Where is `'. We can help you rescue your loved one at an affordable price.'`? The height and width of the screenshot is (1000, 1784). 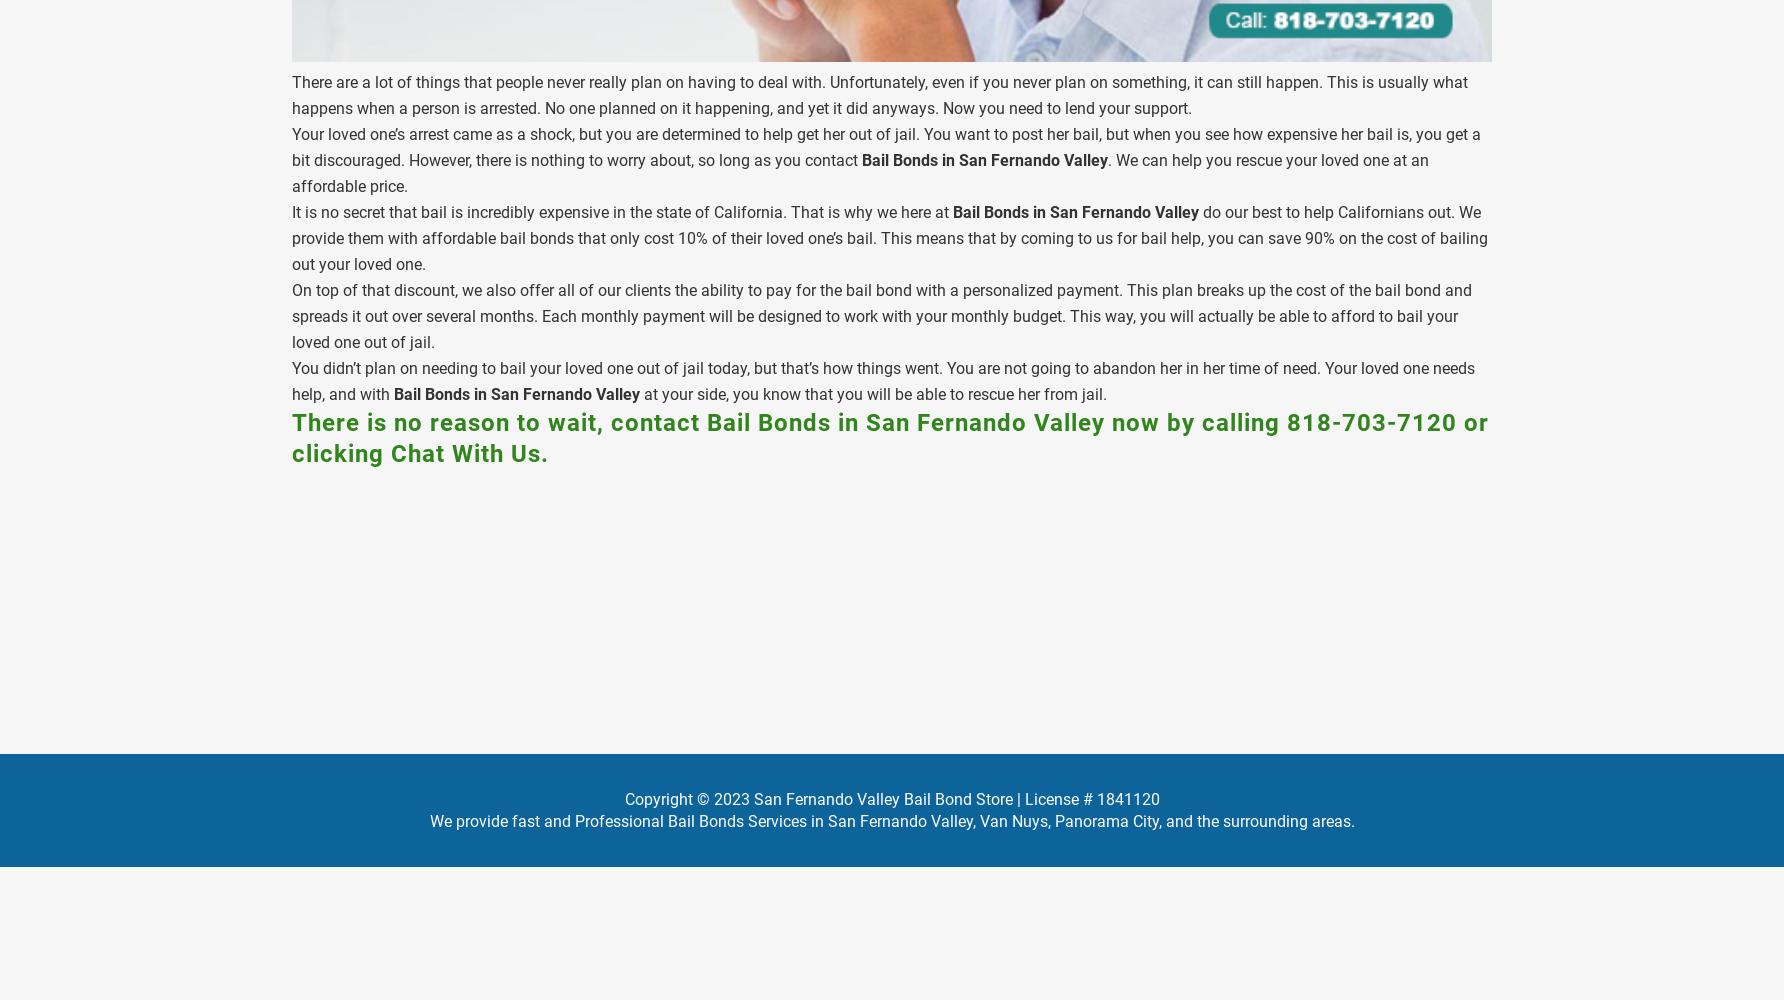
'. We can help you rescue your loved one at an affordable price.' is located at coordinates (859, 172).